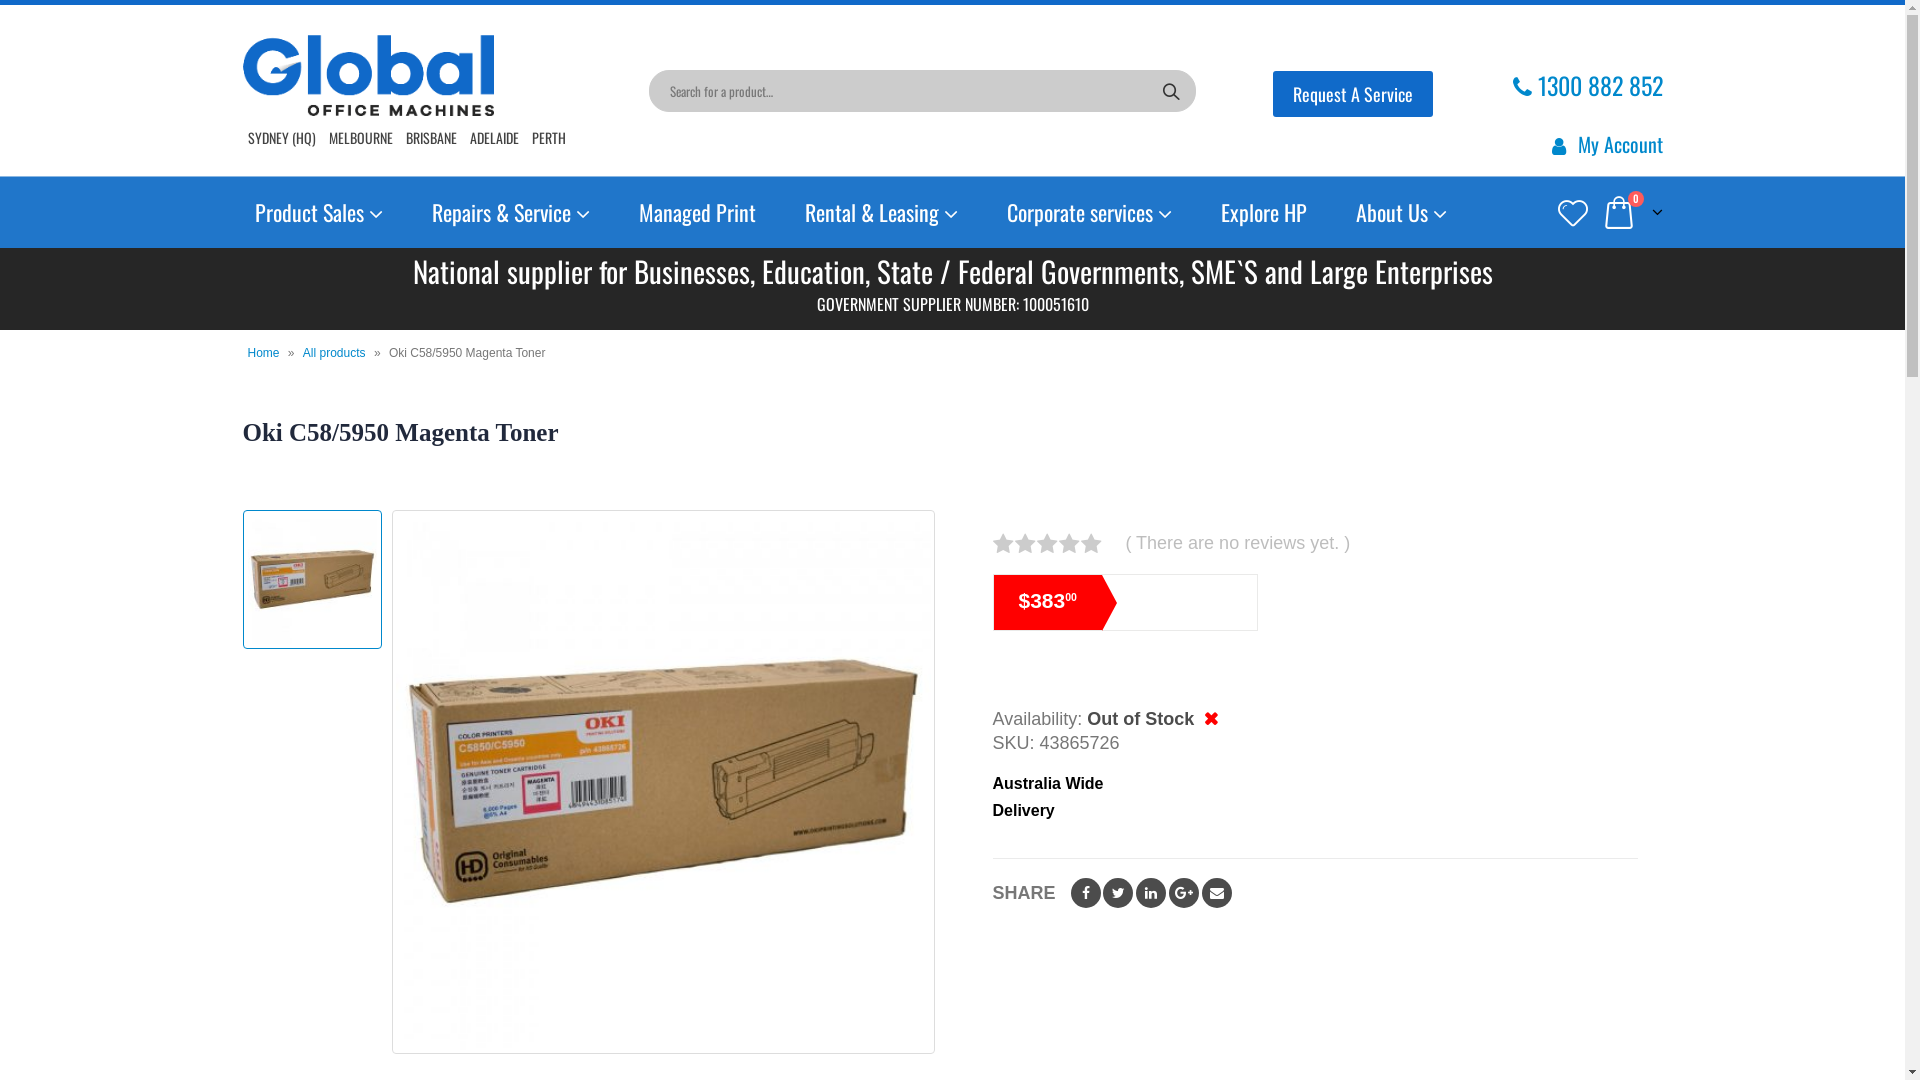 This screenshot has height=1080, width=1920. What do you see at coordinates (1151, 892) in the screenshot?
I see `'LinkedIn'` at bounding box center [1151, 892].